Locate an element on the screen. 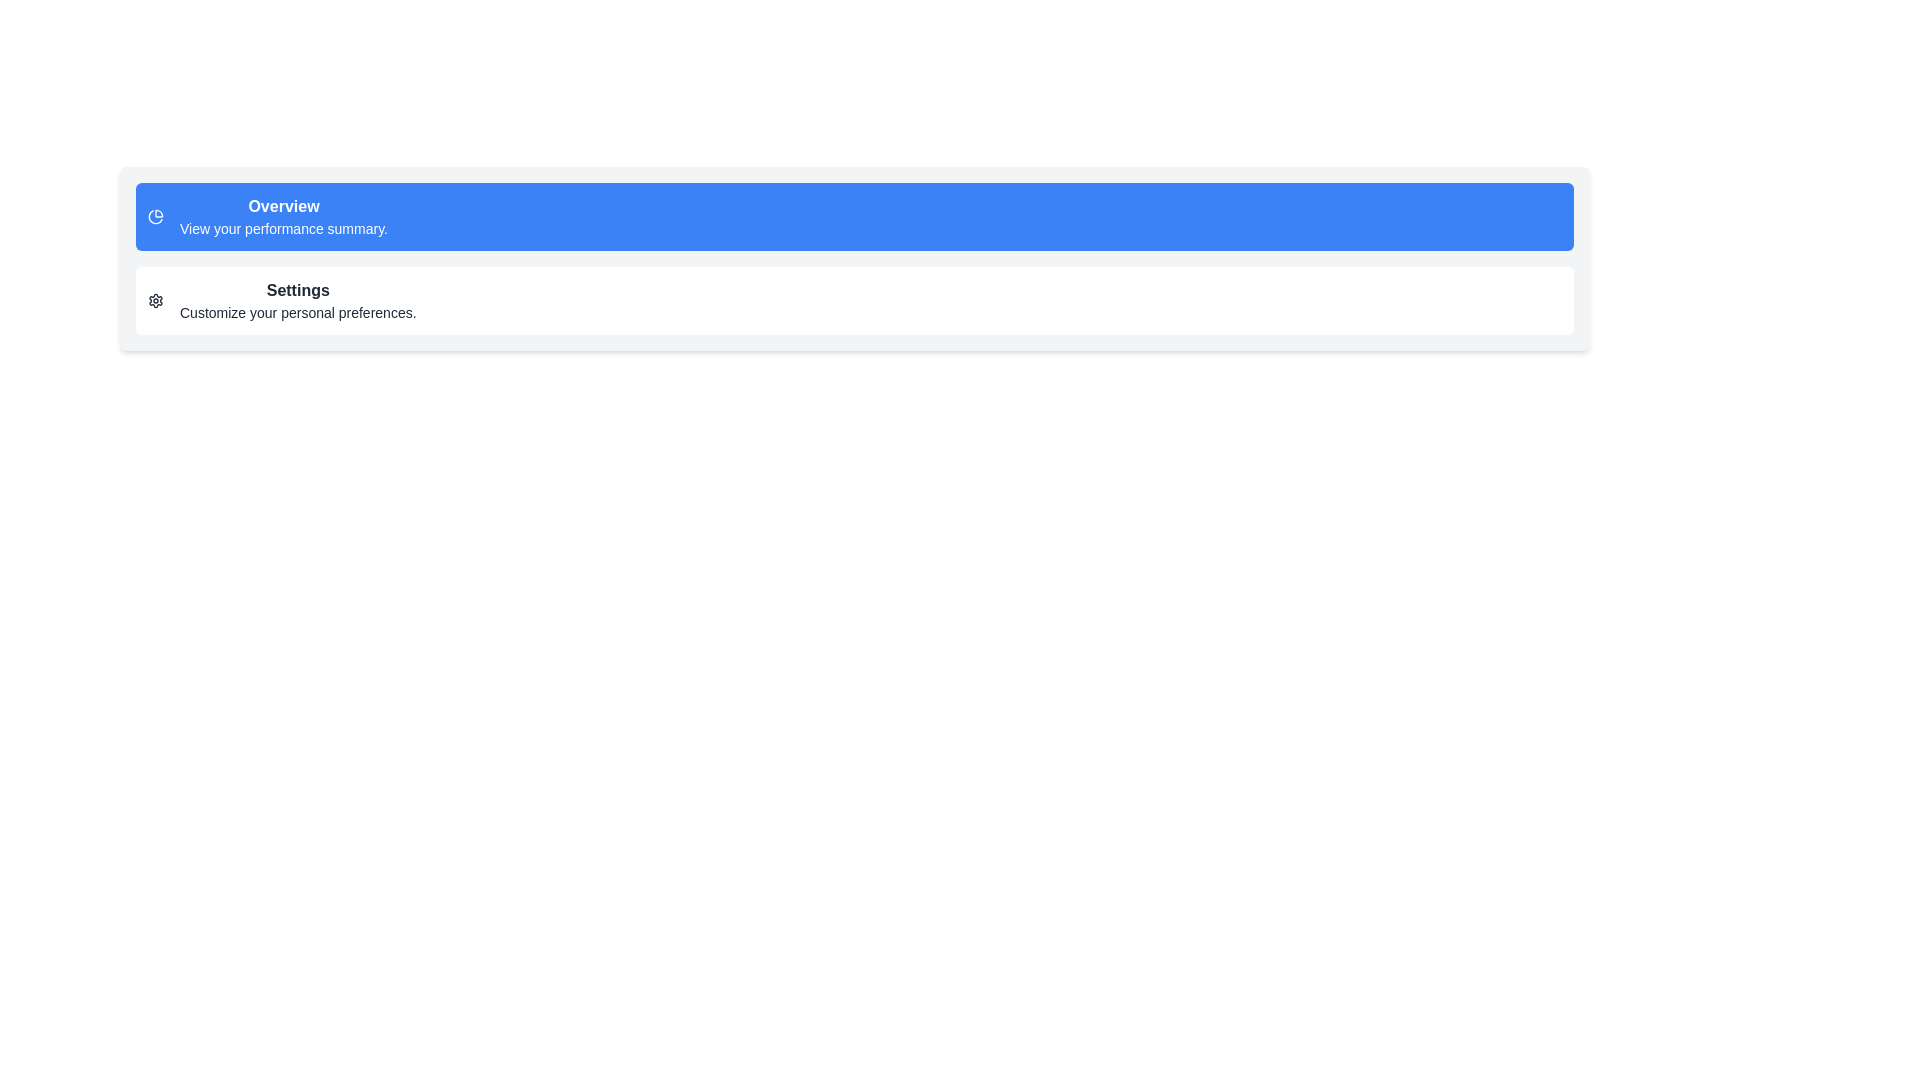 This screenshot has width=1920, height=1080. the gear-shaped icon located to the left of the 'Settings' text is located at coordinates (155, 300).